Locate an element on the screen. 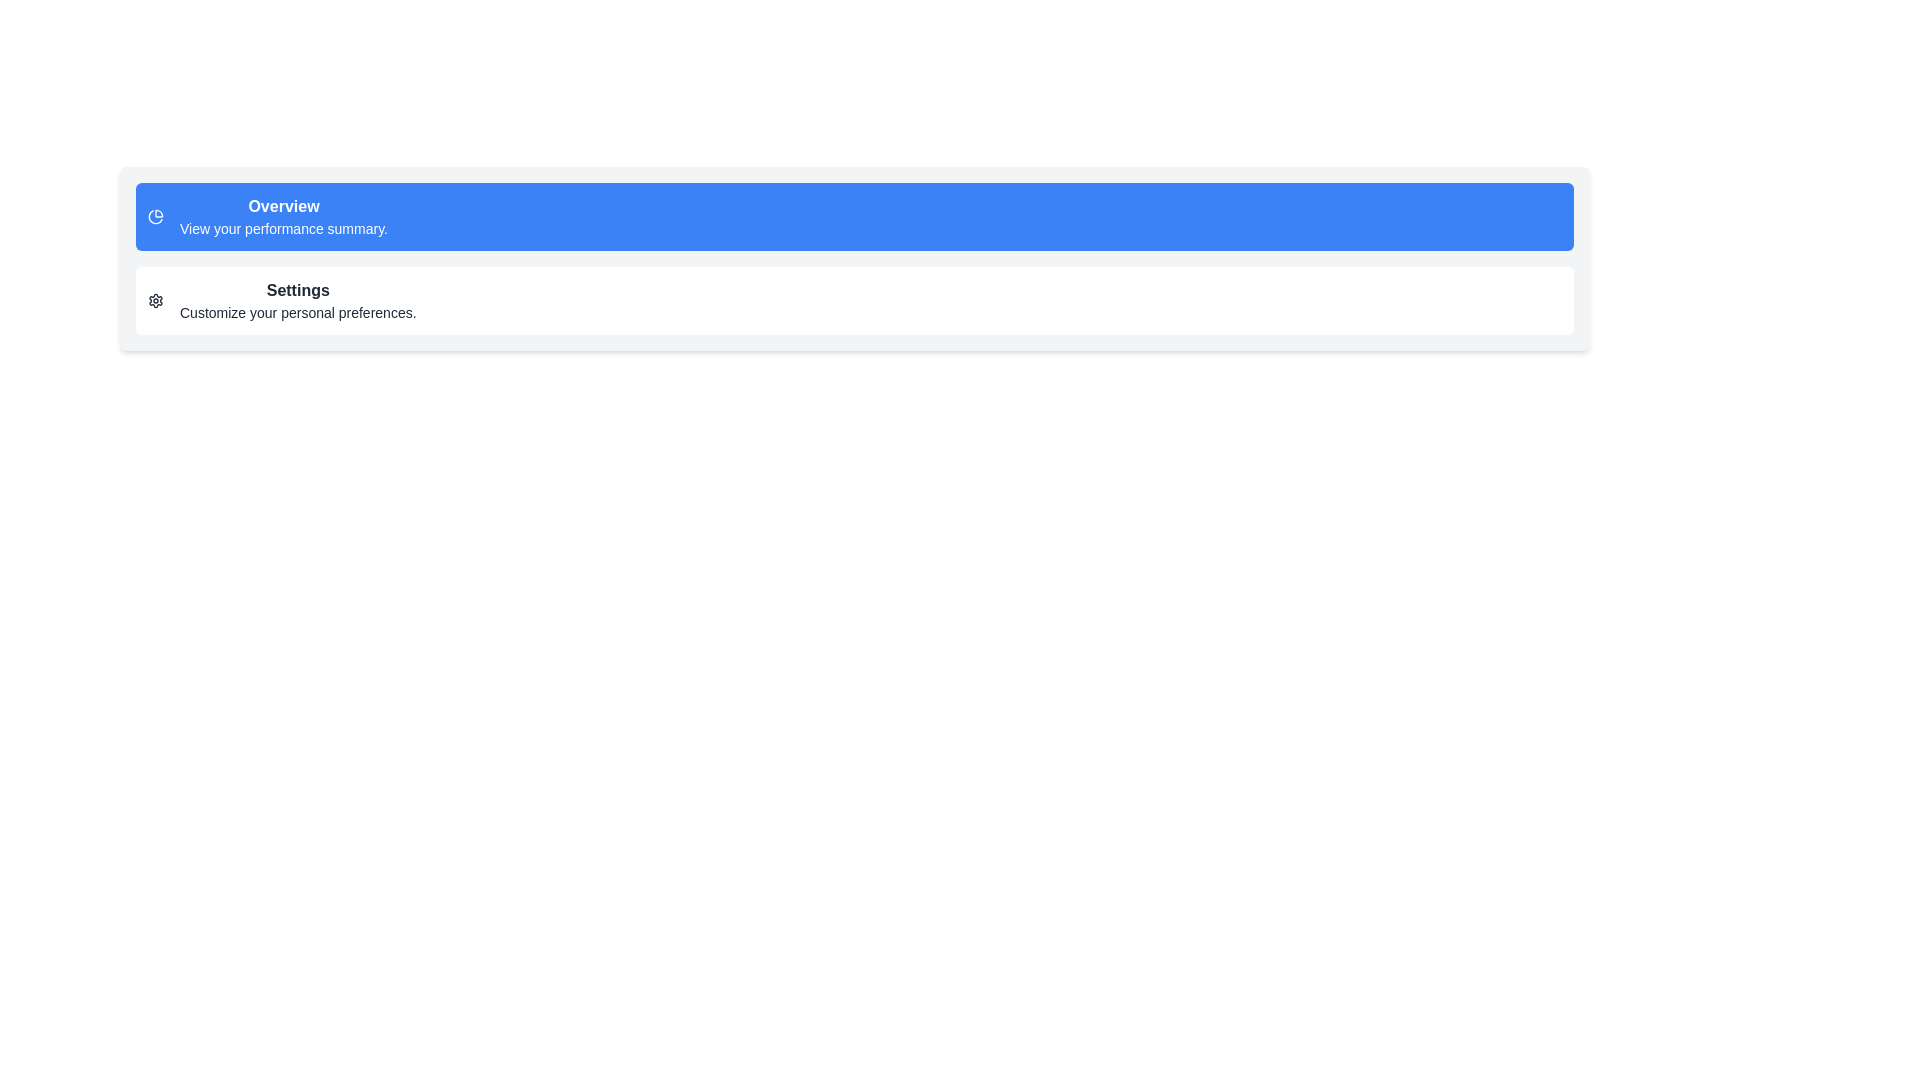 This screenshot has width=1920, height=1080. the gear-shaped icon located to the left of the 'Settings' text is located at coordinates (155, 300).